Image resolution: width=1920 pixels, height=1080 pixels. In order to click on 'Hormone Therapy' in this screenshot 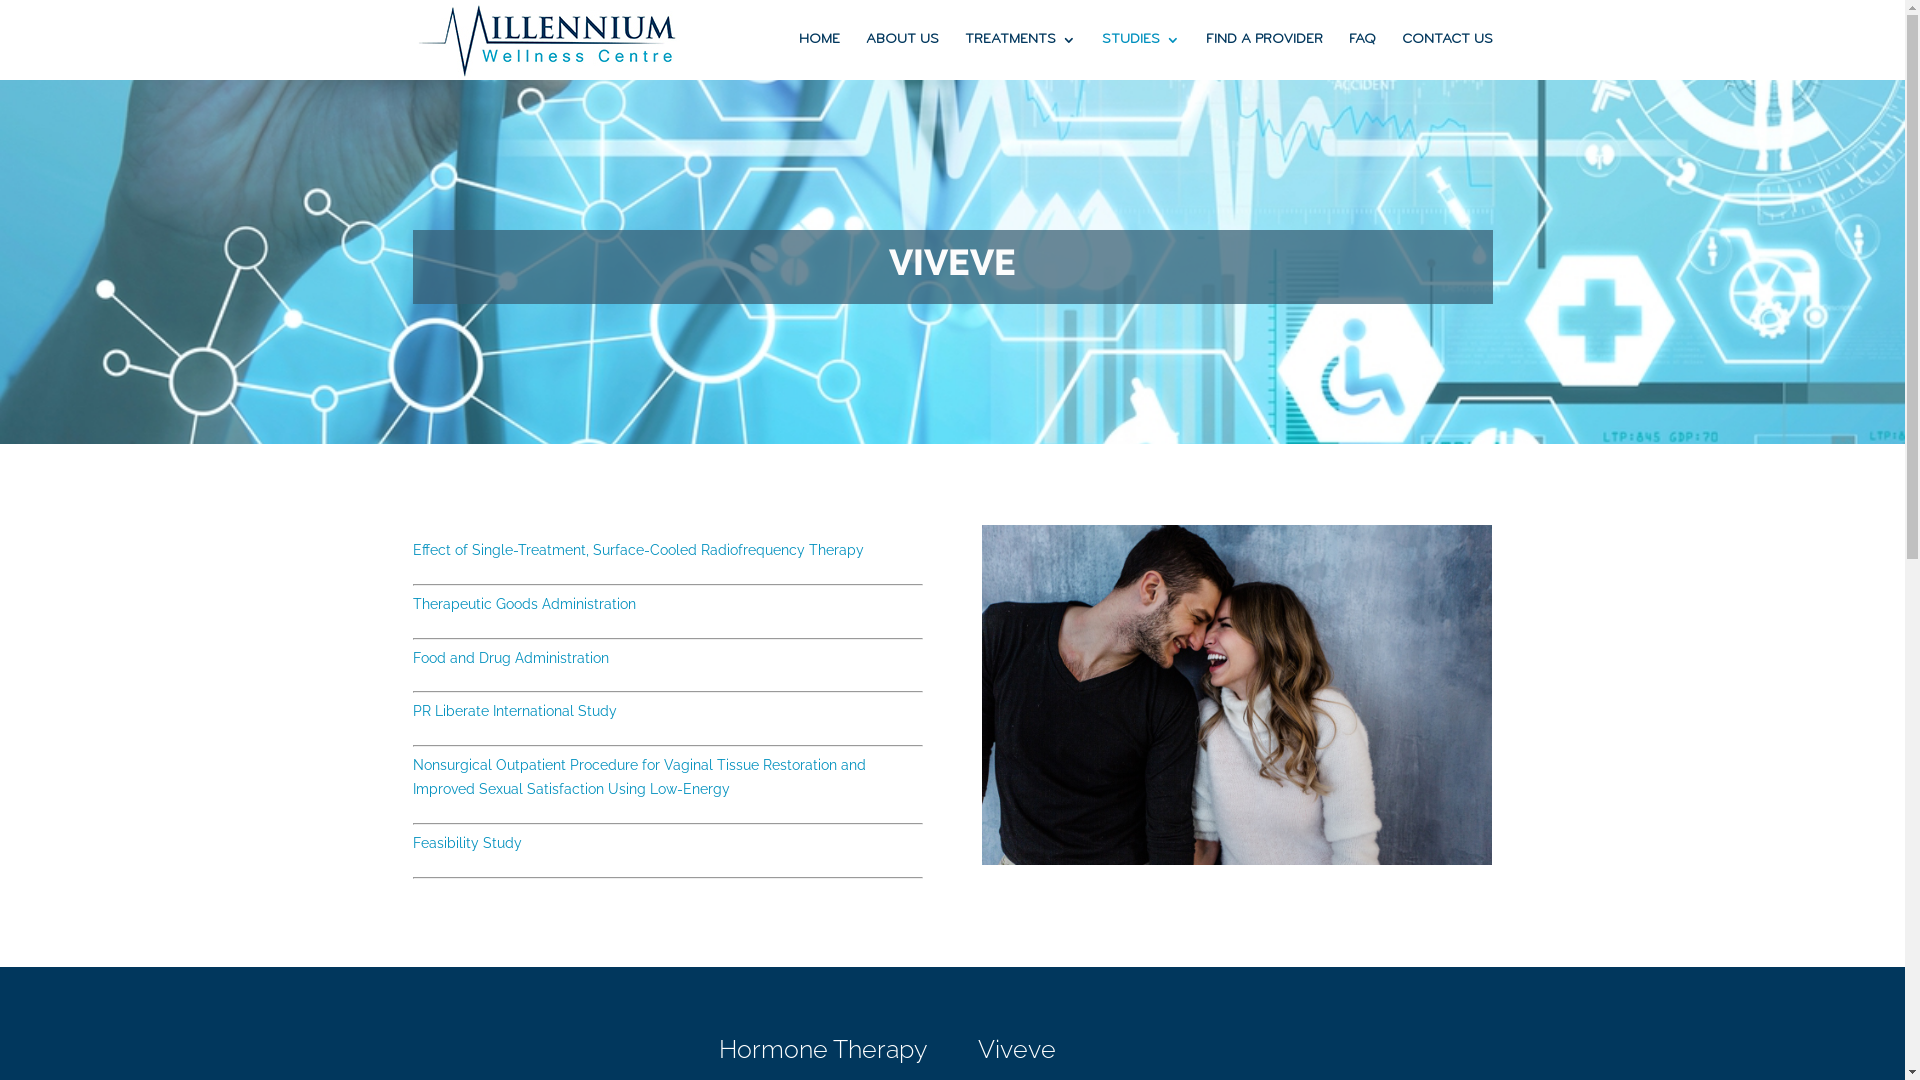, I will do `click(823, 1048)`.